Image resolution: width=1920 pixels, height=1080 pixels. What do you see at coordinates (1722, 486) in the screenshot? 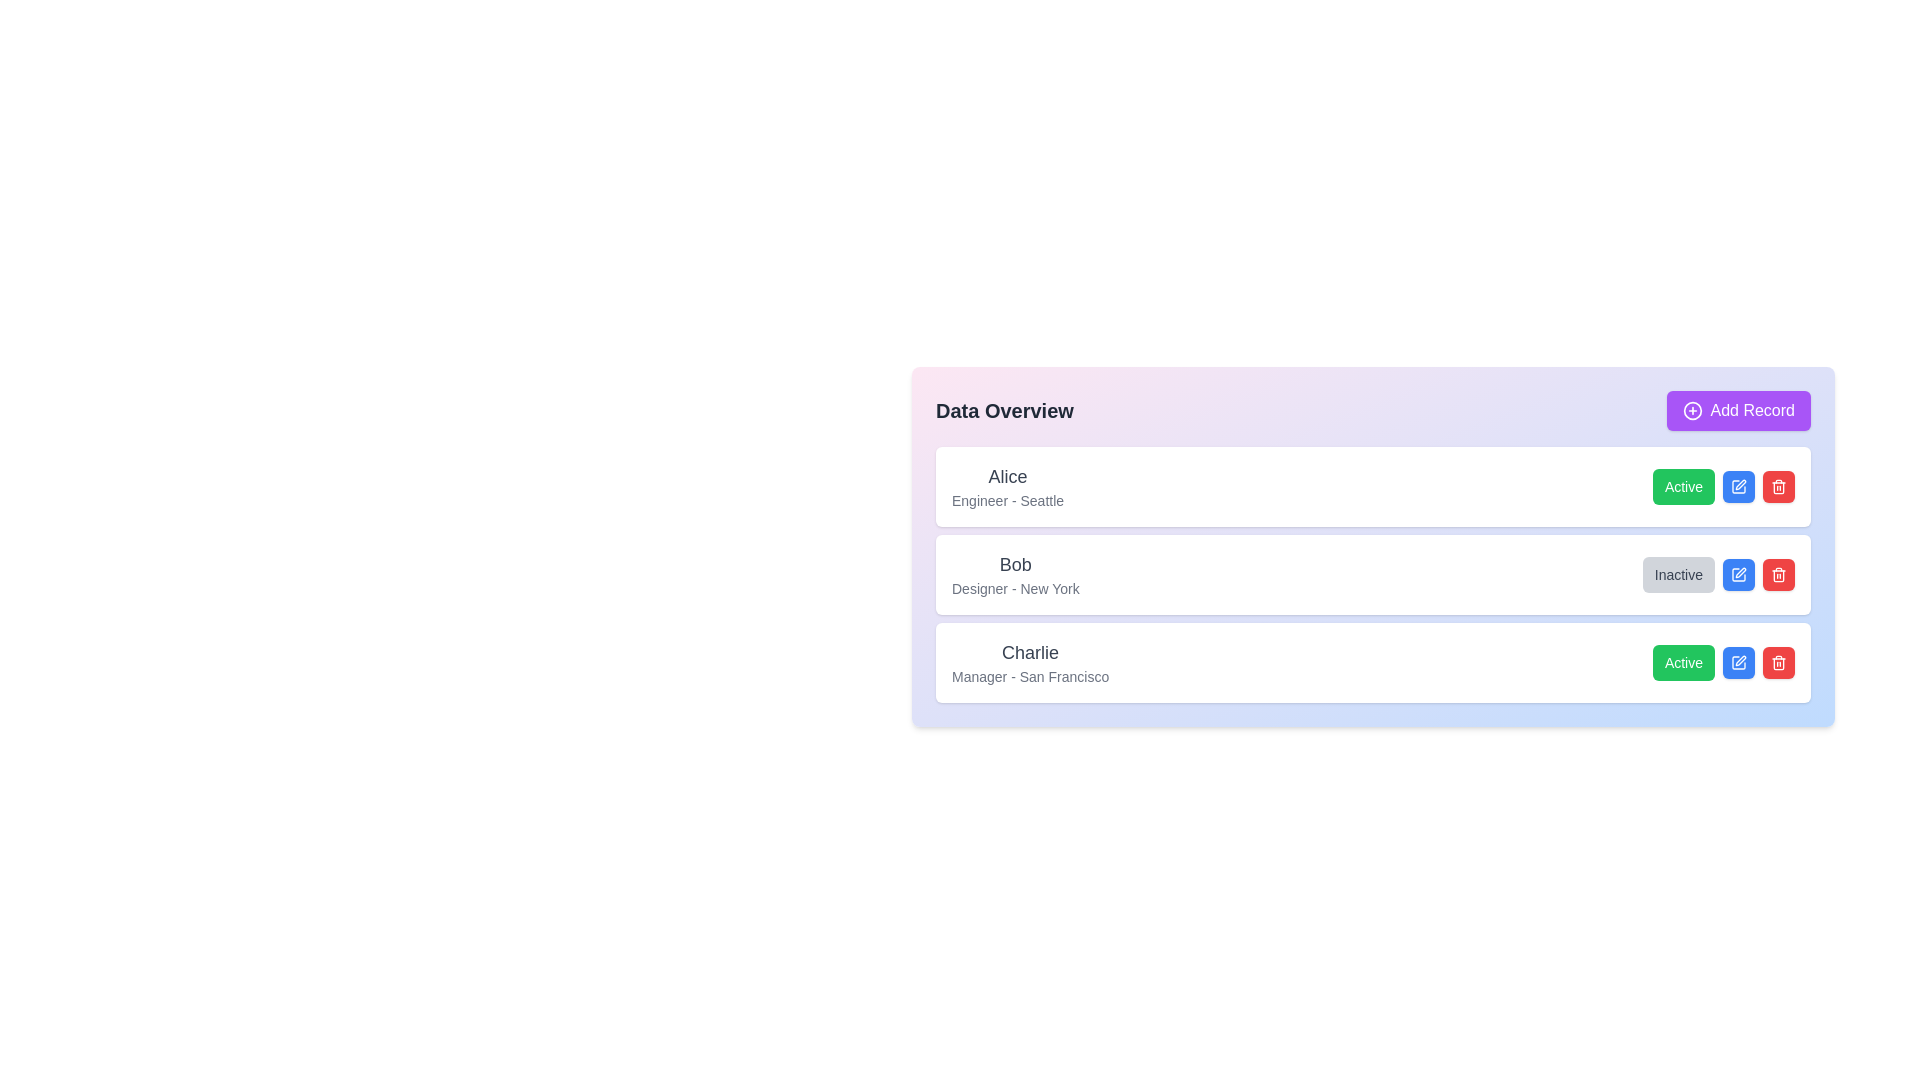
I see `the green 'Active' button to modify its state, which is located next to the blue edit button and the red delete button in the topmost record row` at bounding box center [1722, 486].